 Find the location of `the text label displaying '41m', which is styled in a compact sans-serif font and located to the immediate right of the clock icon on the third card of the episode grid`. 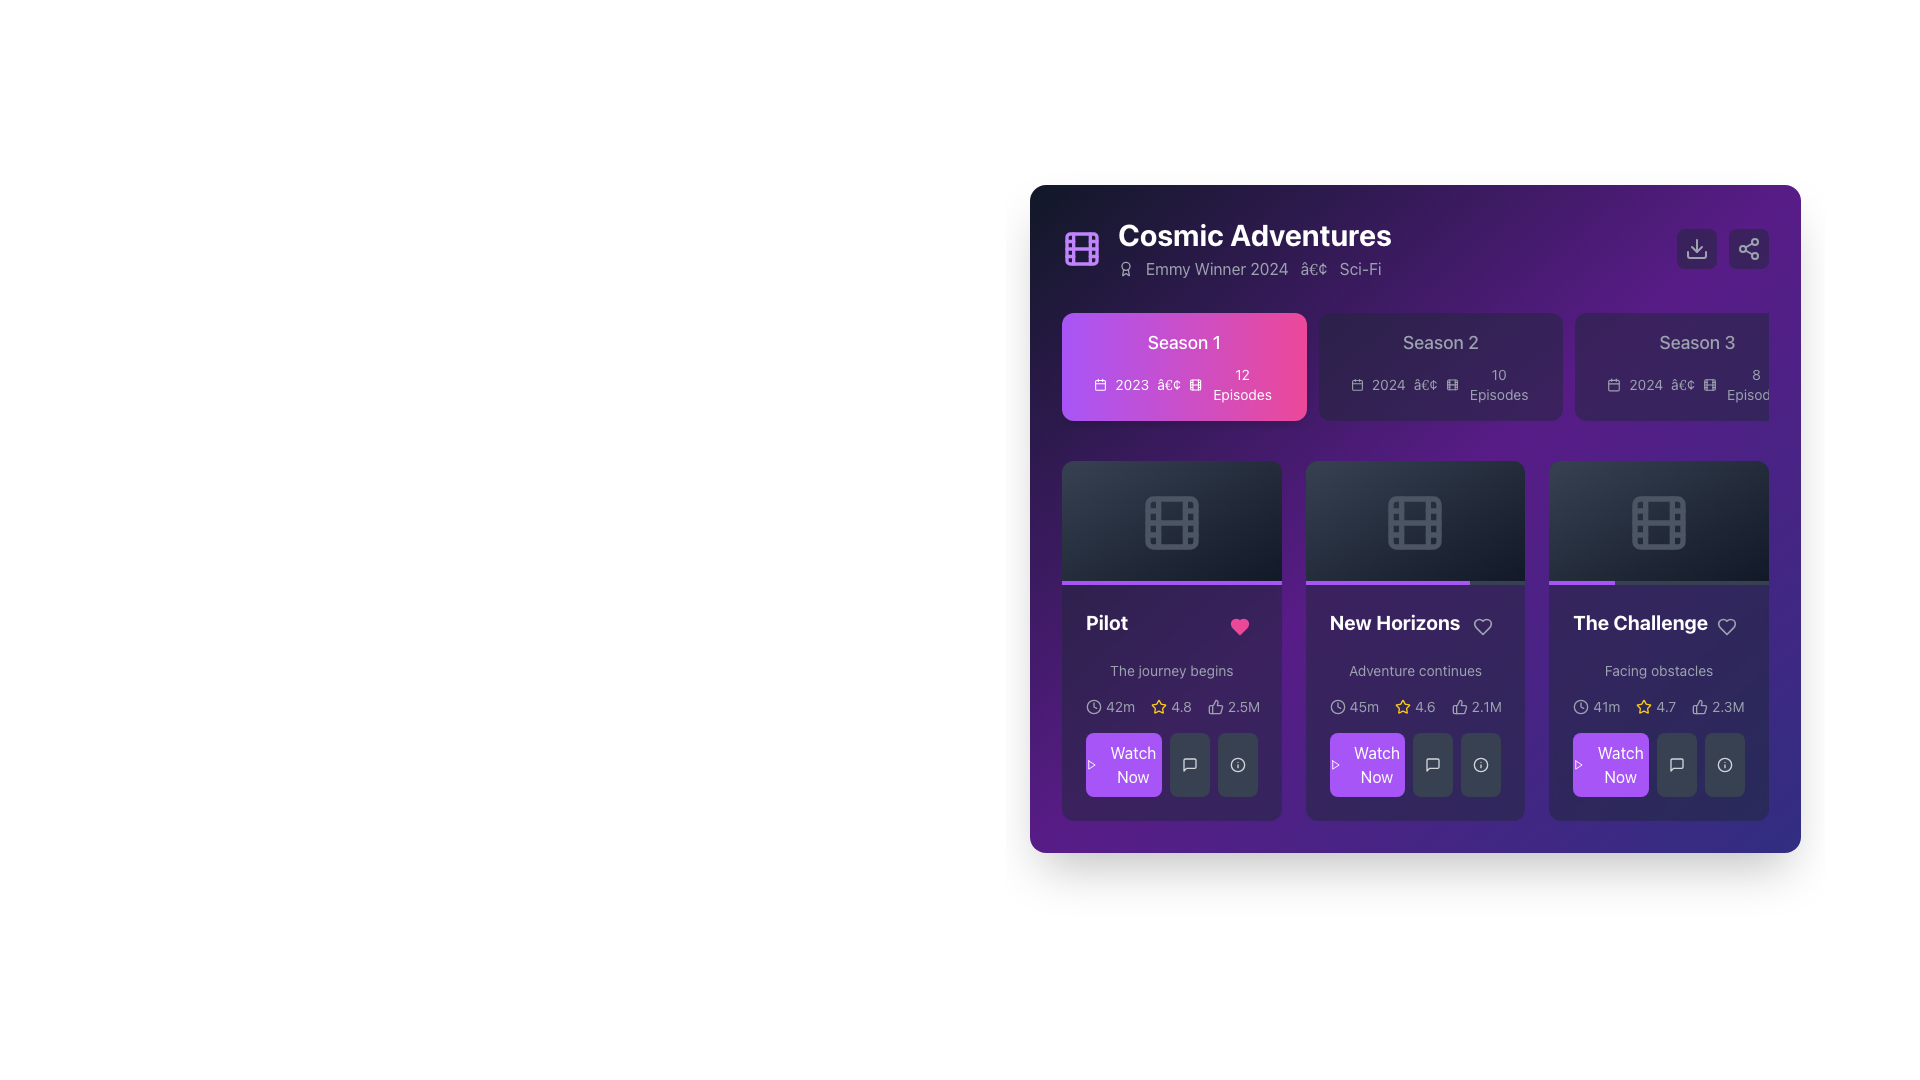

the text label displaying '41m', which is styled in a compact sans-serif font and located to the immediate right of the clock icon on the third card of the episode grid is located at coordinates (1606, 705).